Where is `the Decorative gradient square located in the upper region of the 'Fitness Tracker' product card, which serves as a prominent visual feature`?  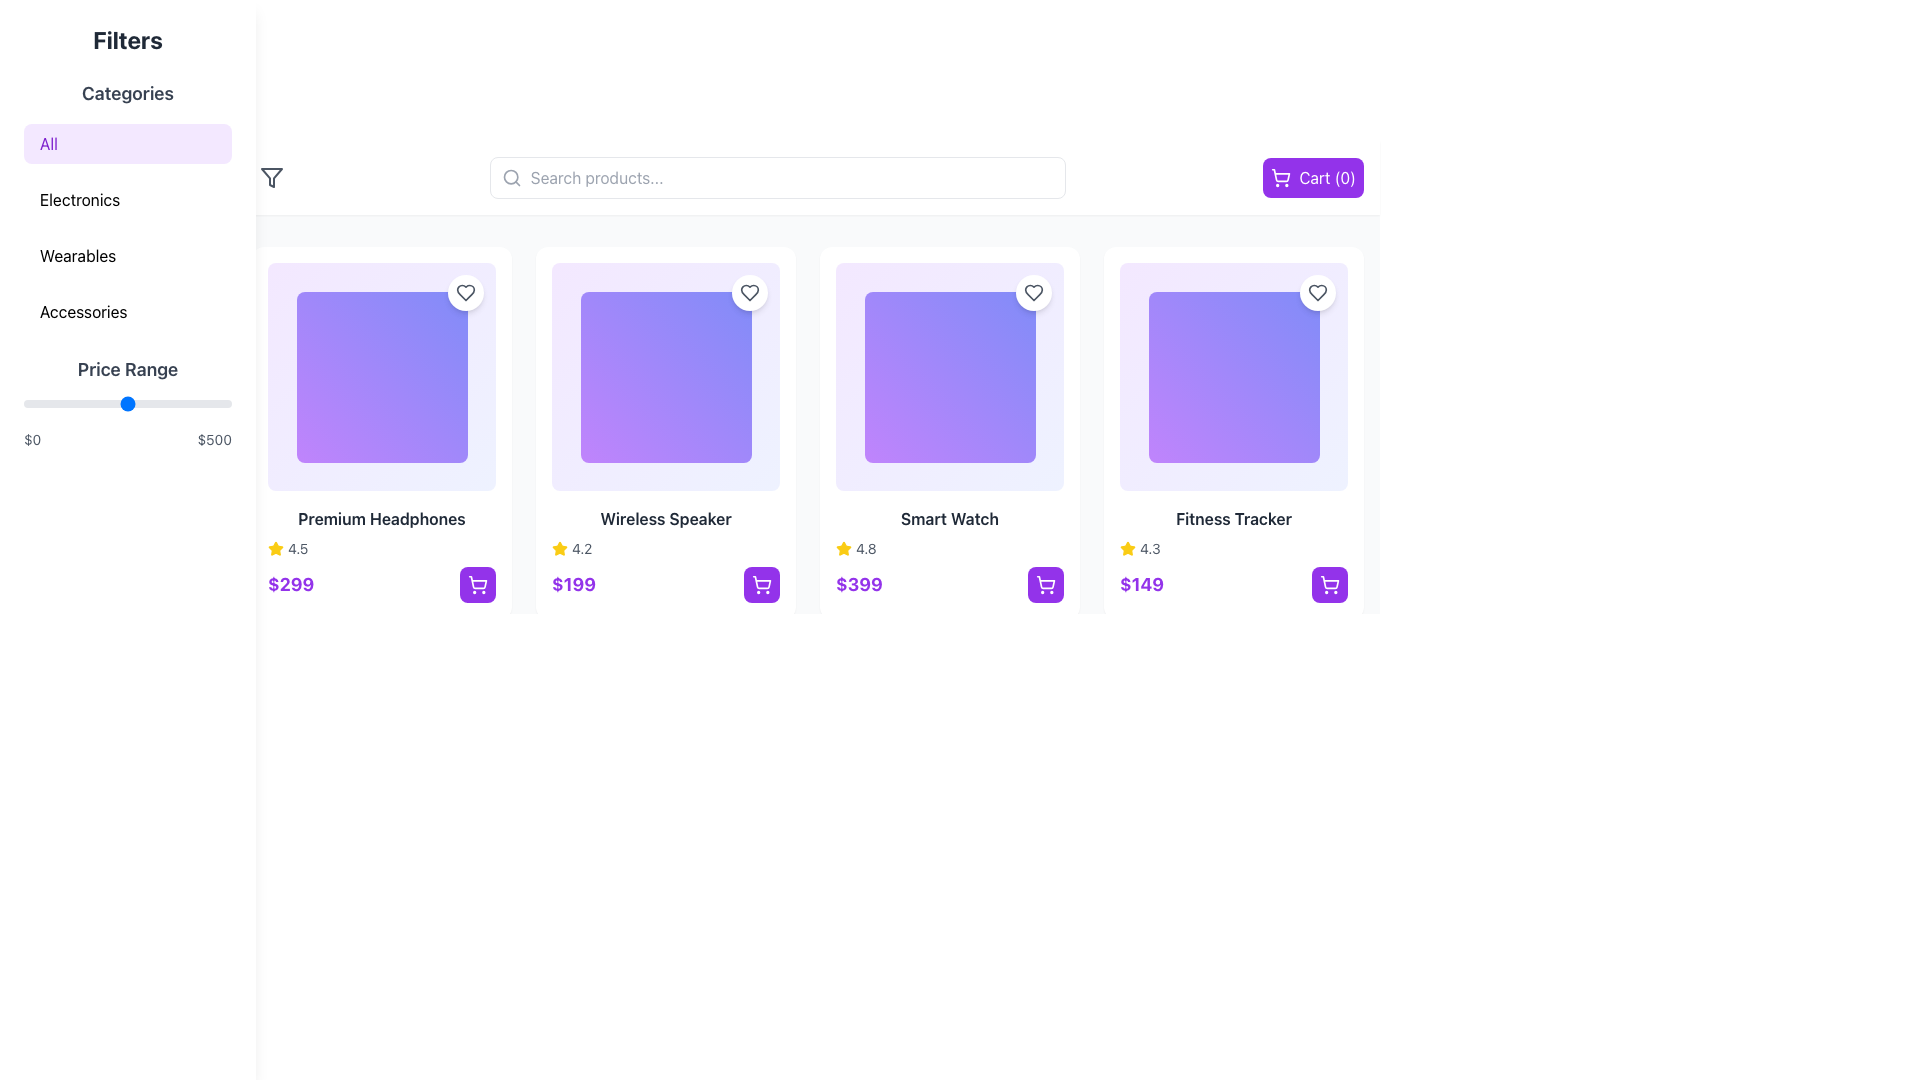
the Decorative gradient square located in the upper region of the 'Fitness Tracker' product card, which serves as a prominent visual feature is located at coordinates (1232, 377).